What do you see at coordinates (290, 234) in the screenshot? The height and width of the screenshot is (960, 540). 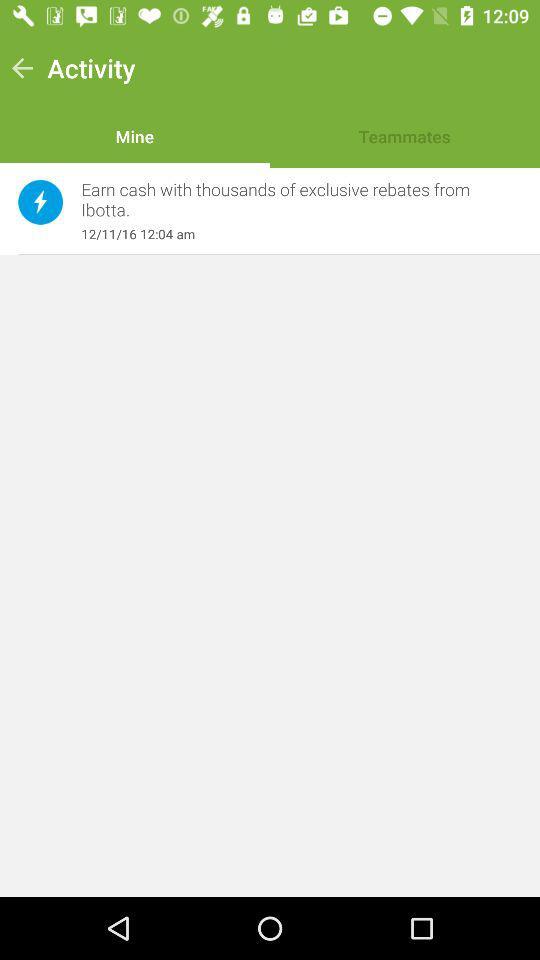 I see `the 12 11 16 item` at bounding box center [290, 234].